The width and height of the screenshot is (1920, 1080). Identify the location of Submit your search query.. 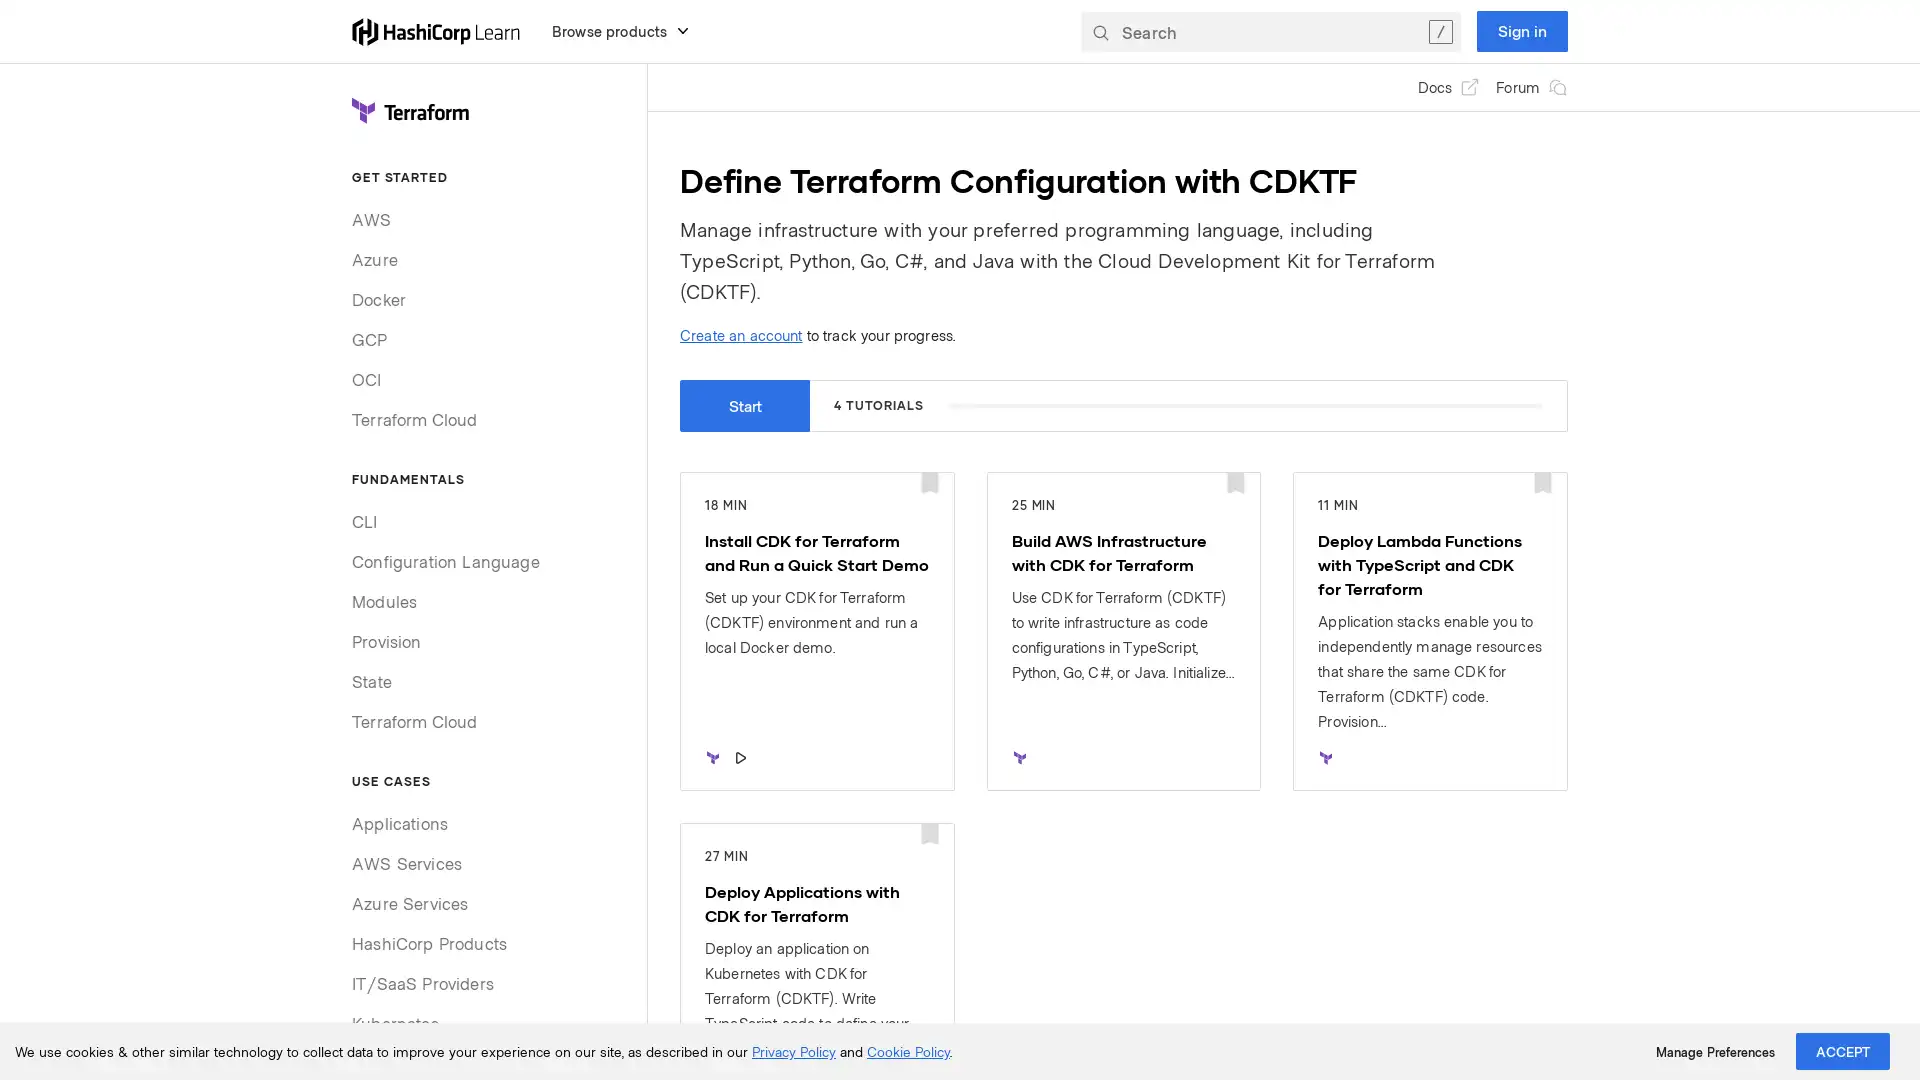
(1099, 30).